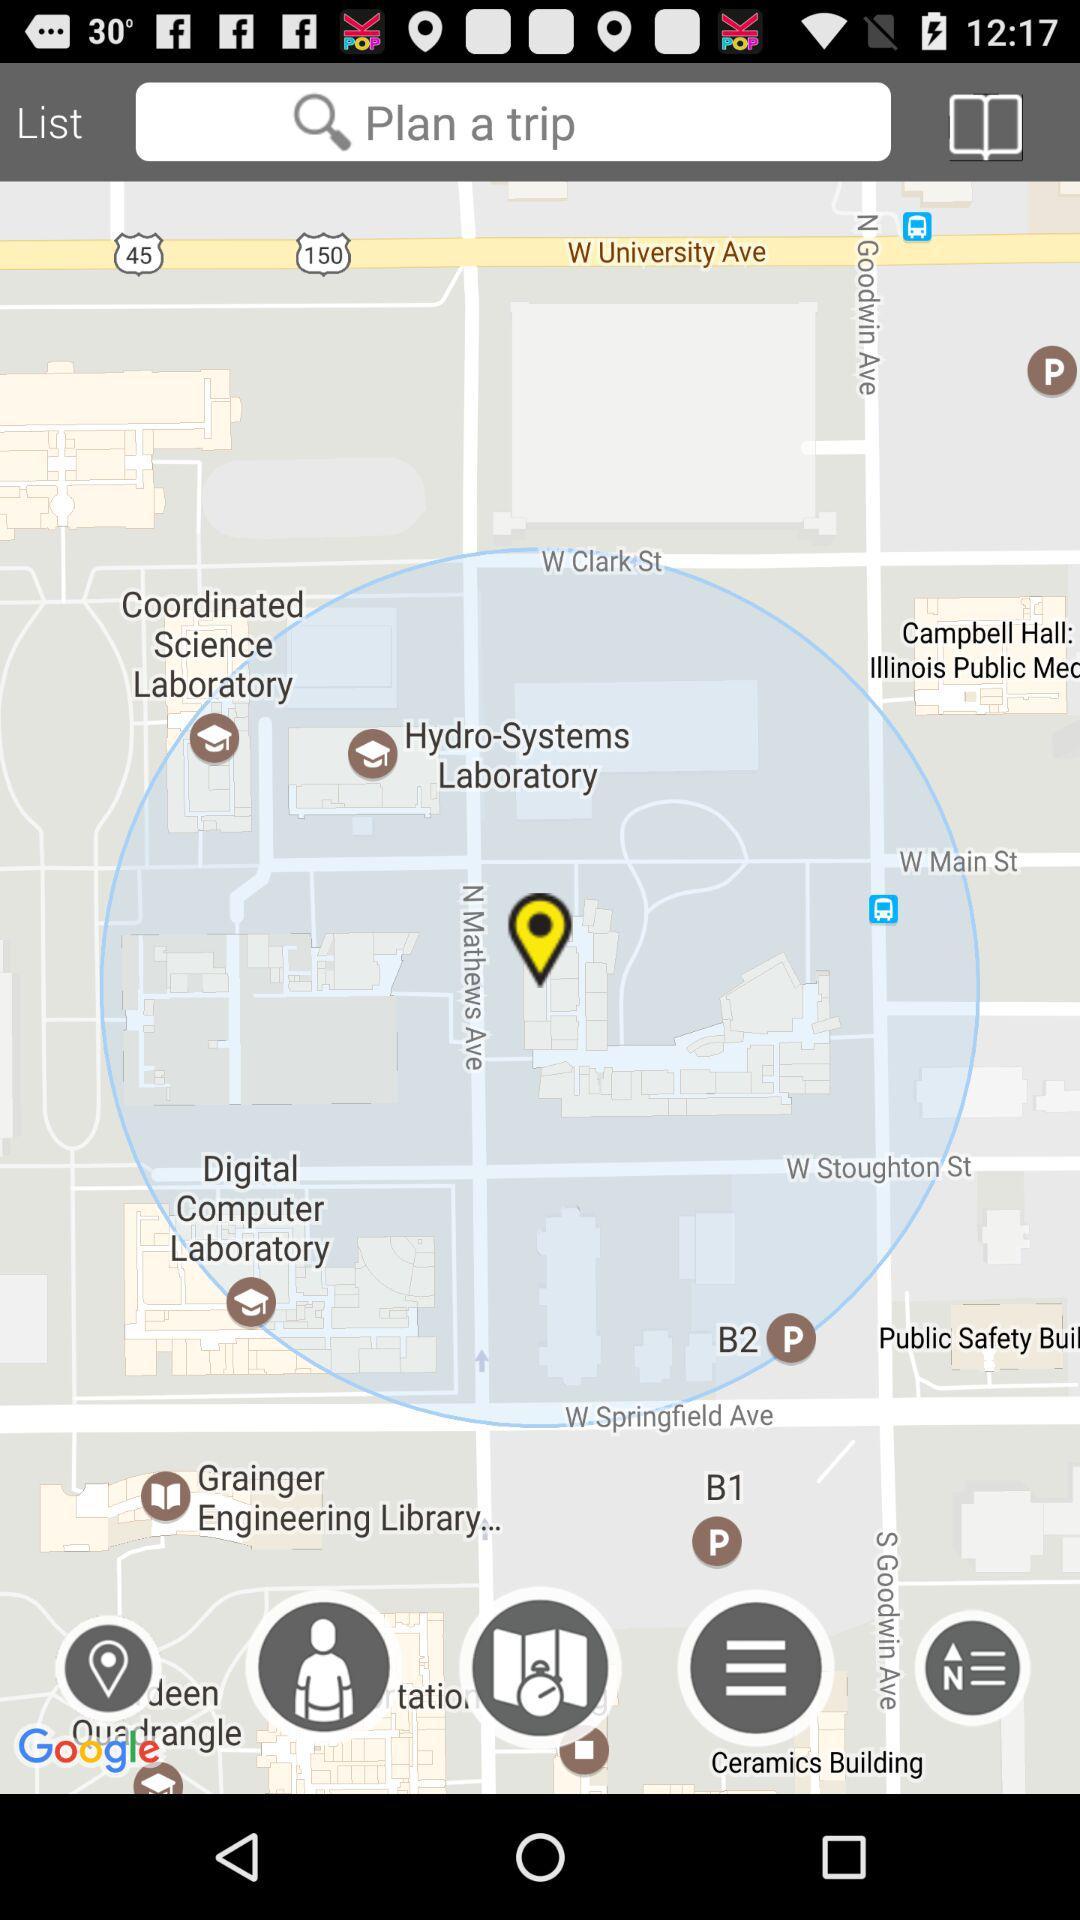 This screenshot has height=1920, width=1080. Describe the element at coordinates (540, 987) in the screenshot. I see `the icon below list item` at that location.